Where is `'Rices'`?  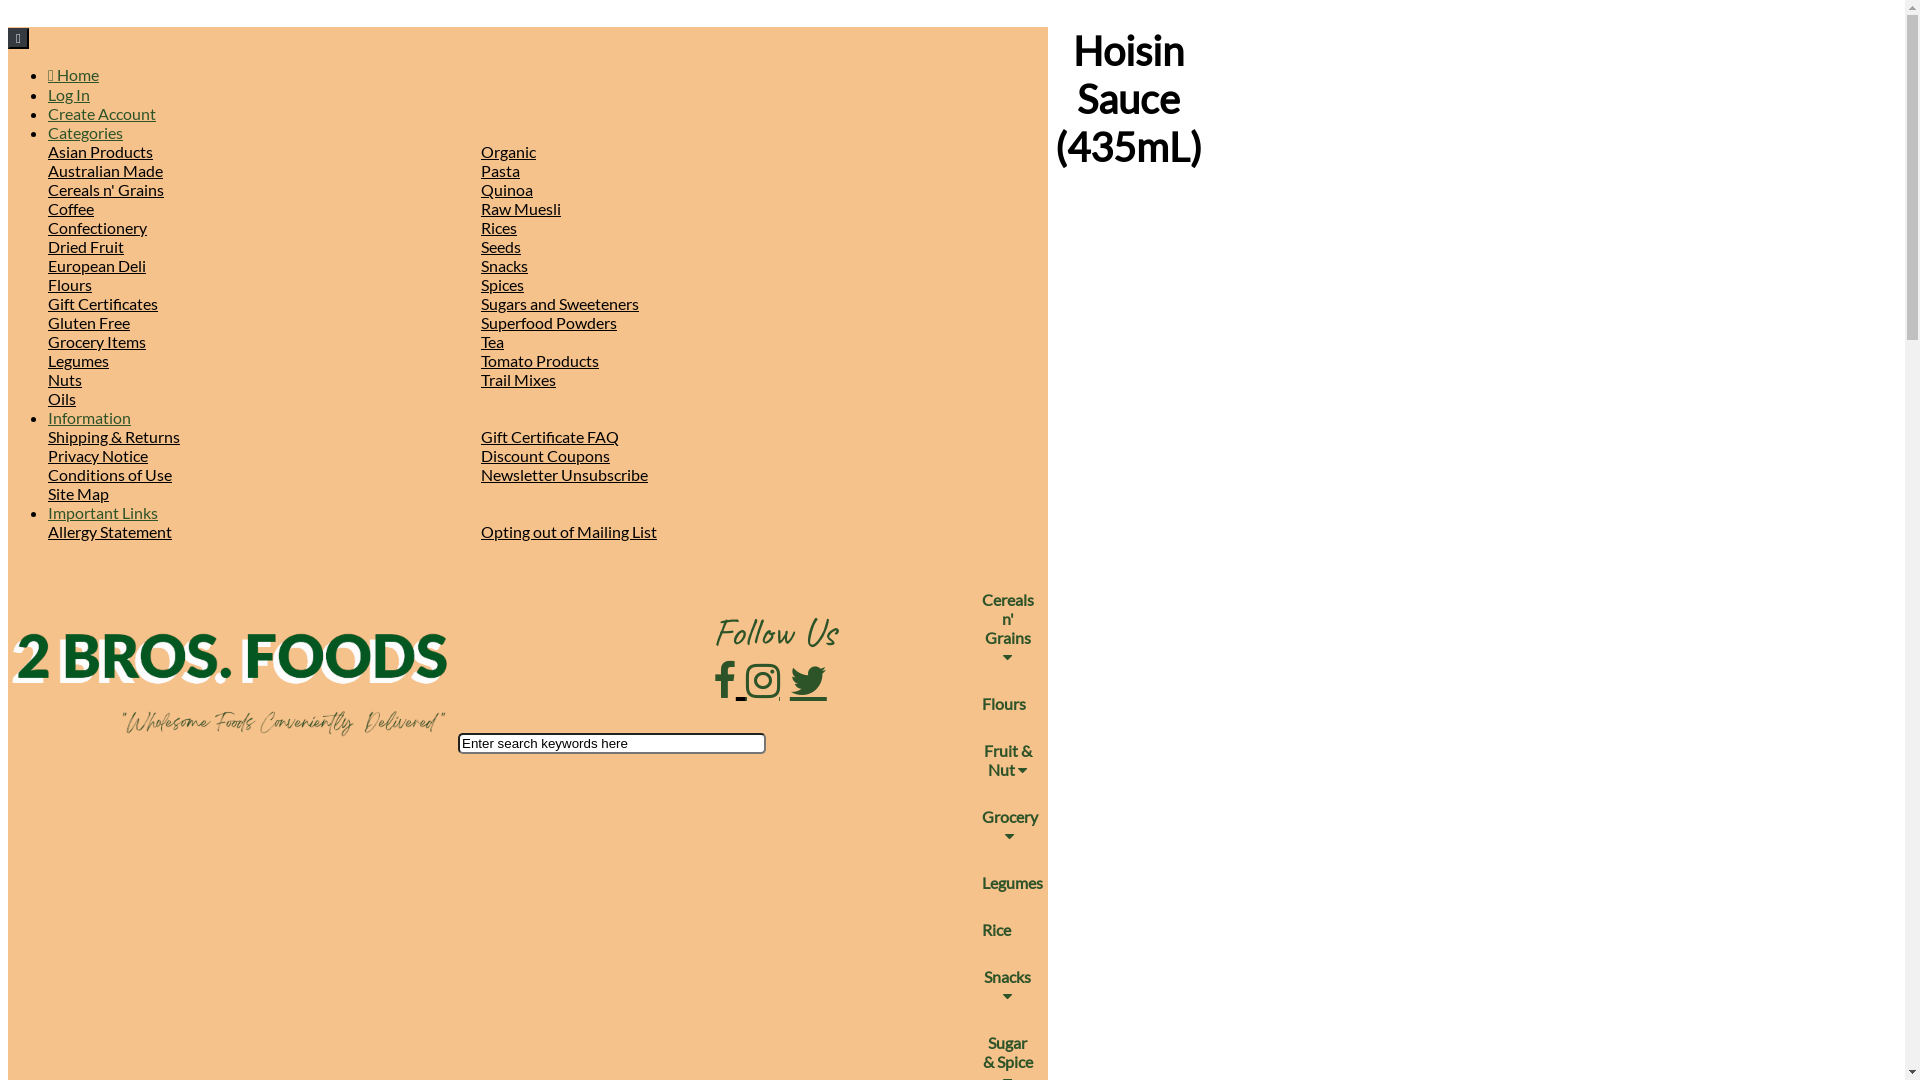 'Rices' is located at coordinates (499, 226).